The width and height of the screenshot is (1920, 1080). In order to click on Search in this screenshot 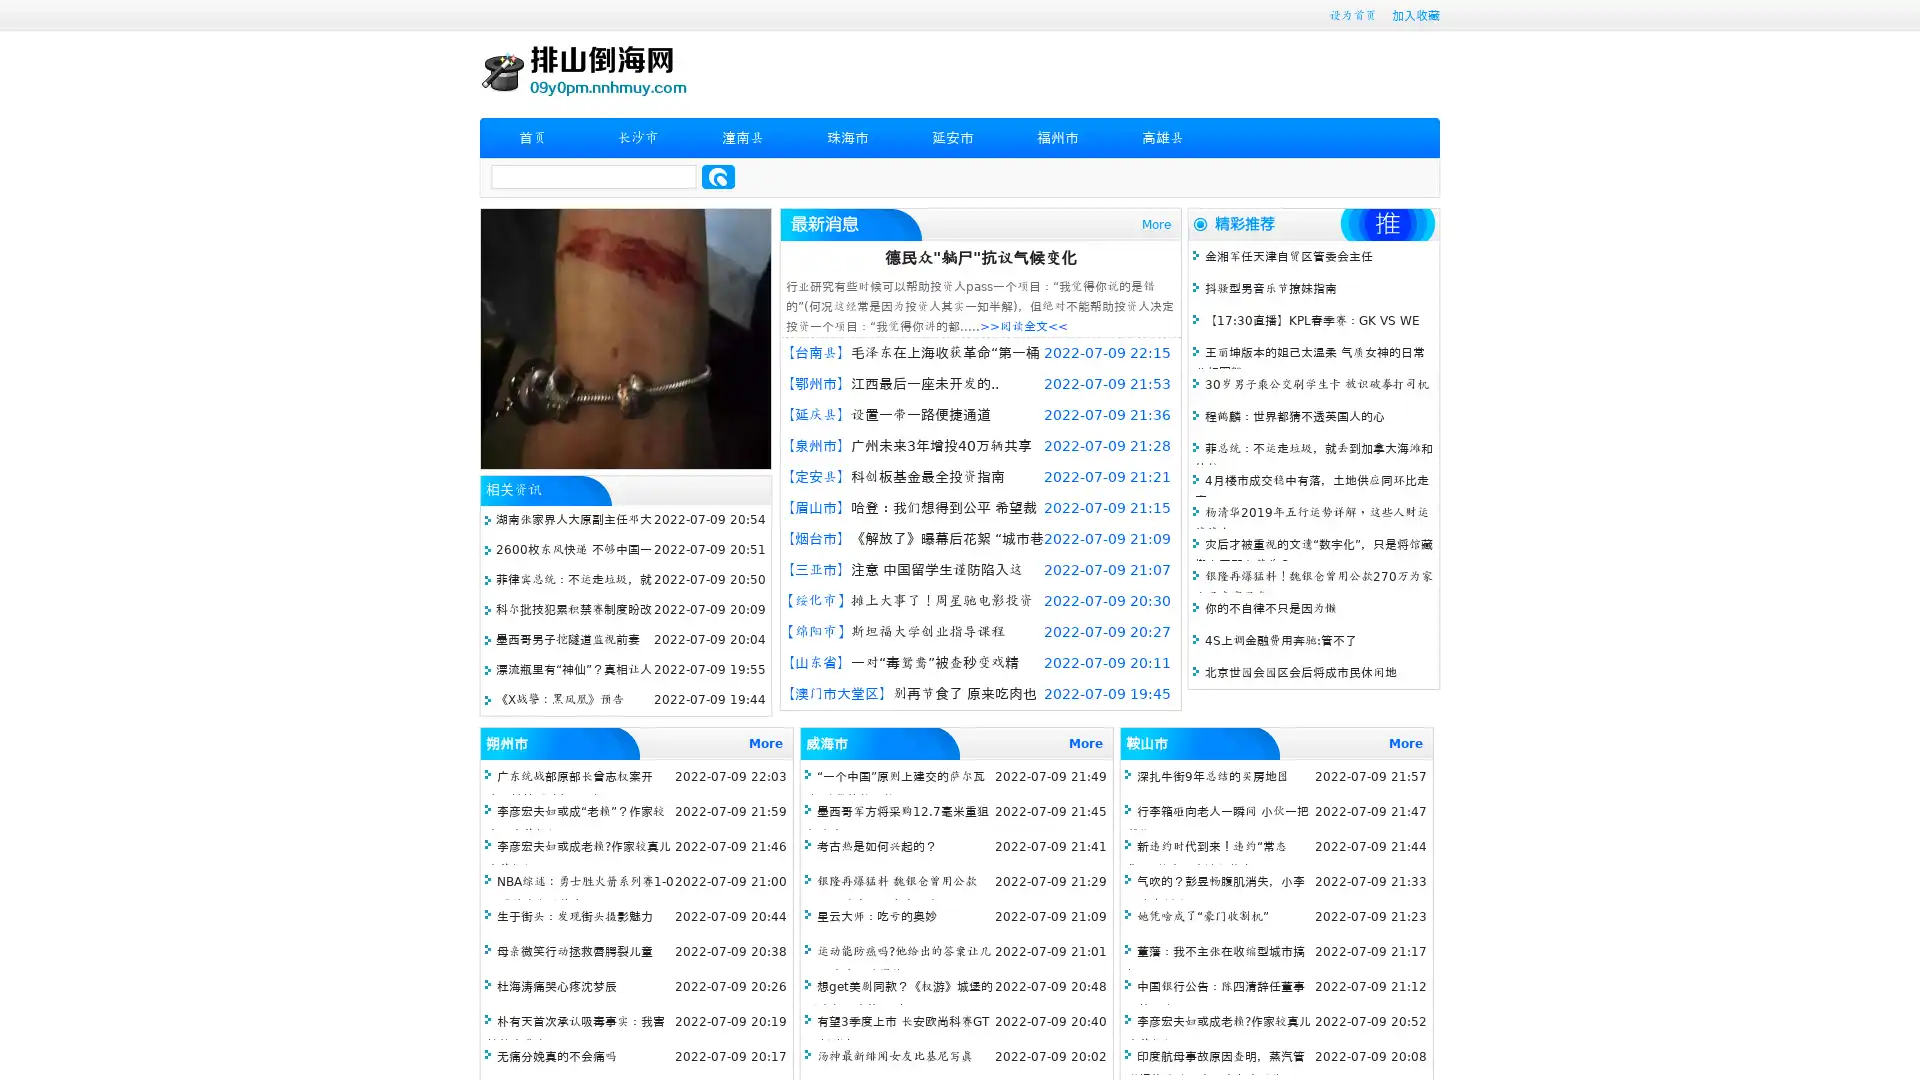, I will do `click(718, 176)`.